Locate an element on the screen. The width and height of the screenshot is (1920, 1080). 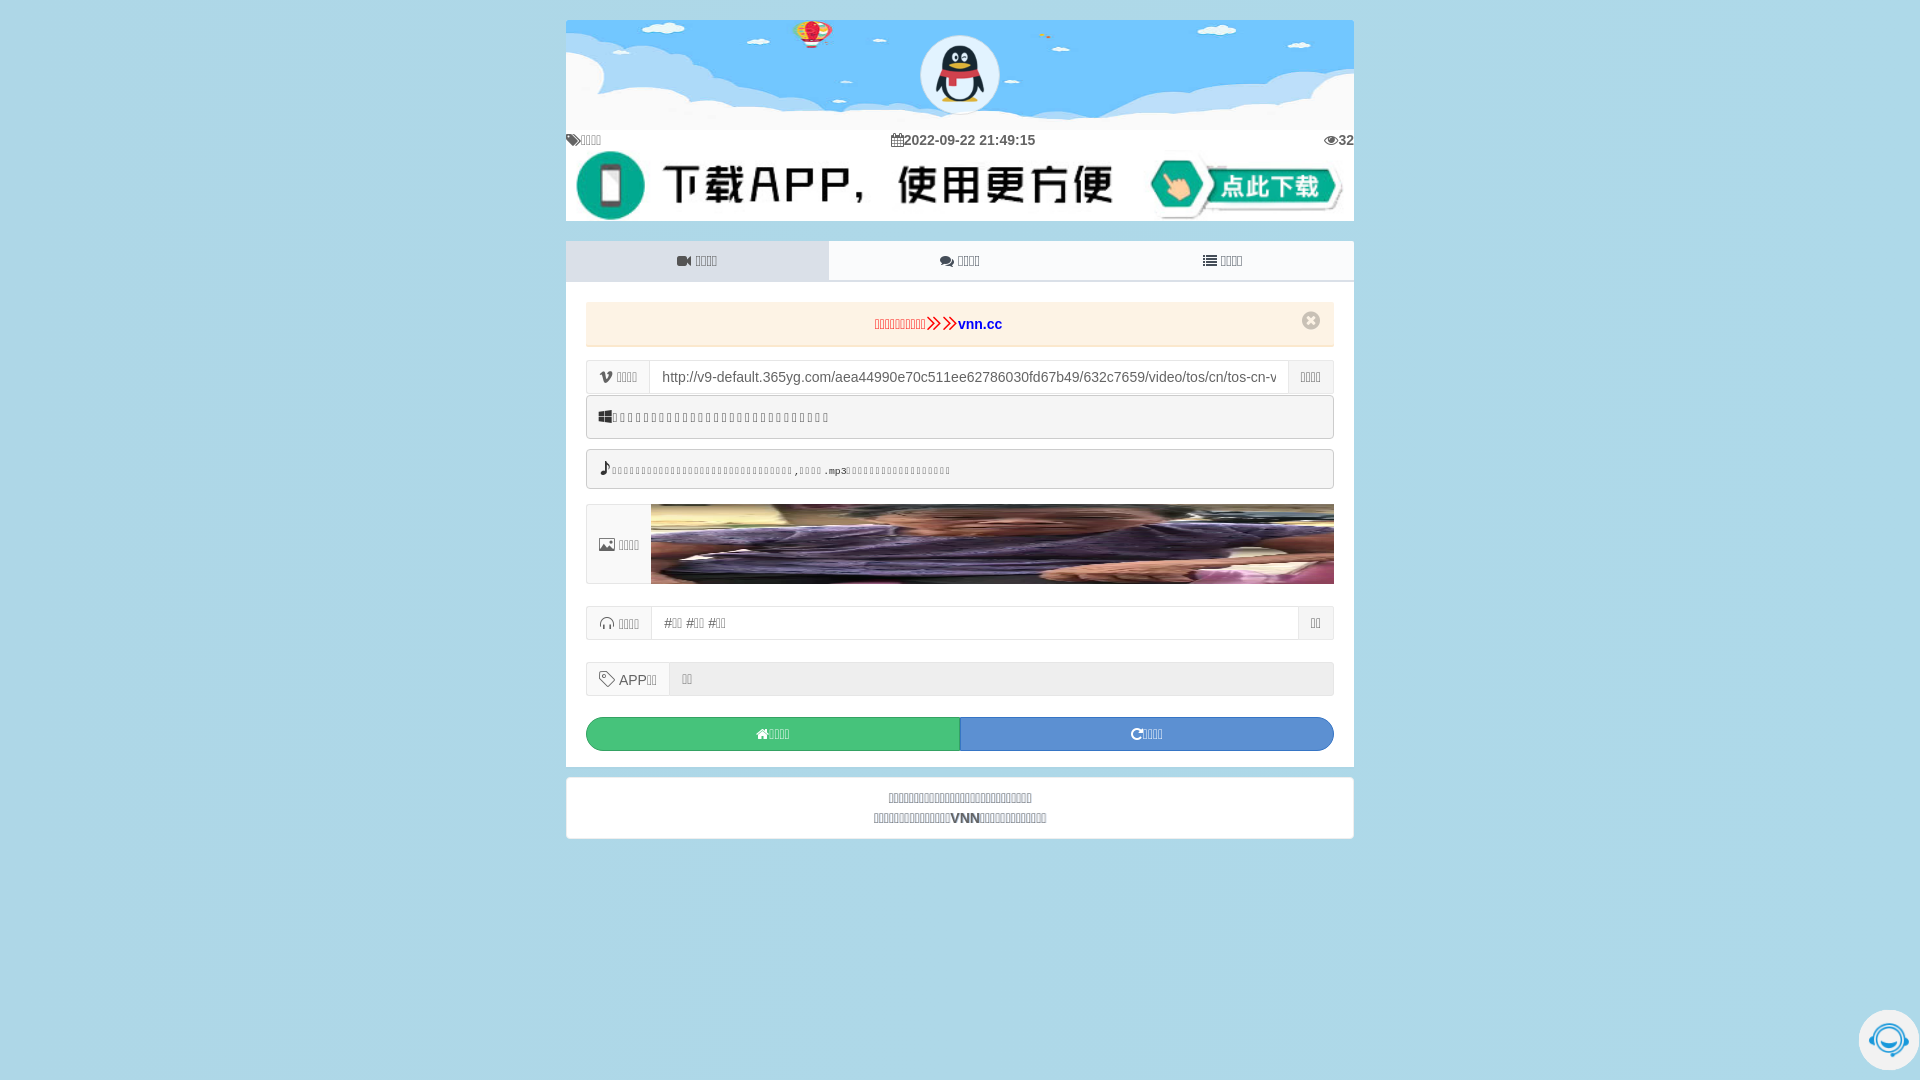
'vnn.cc' is located at coordinates (957, 323).